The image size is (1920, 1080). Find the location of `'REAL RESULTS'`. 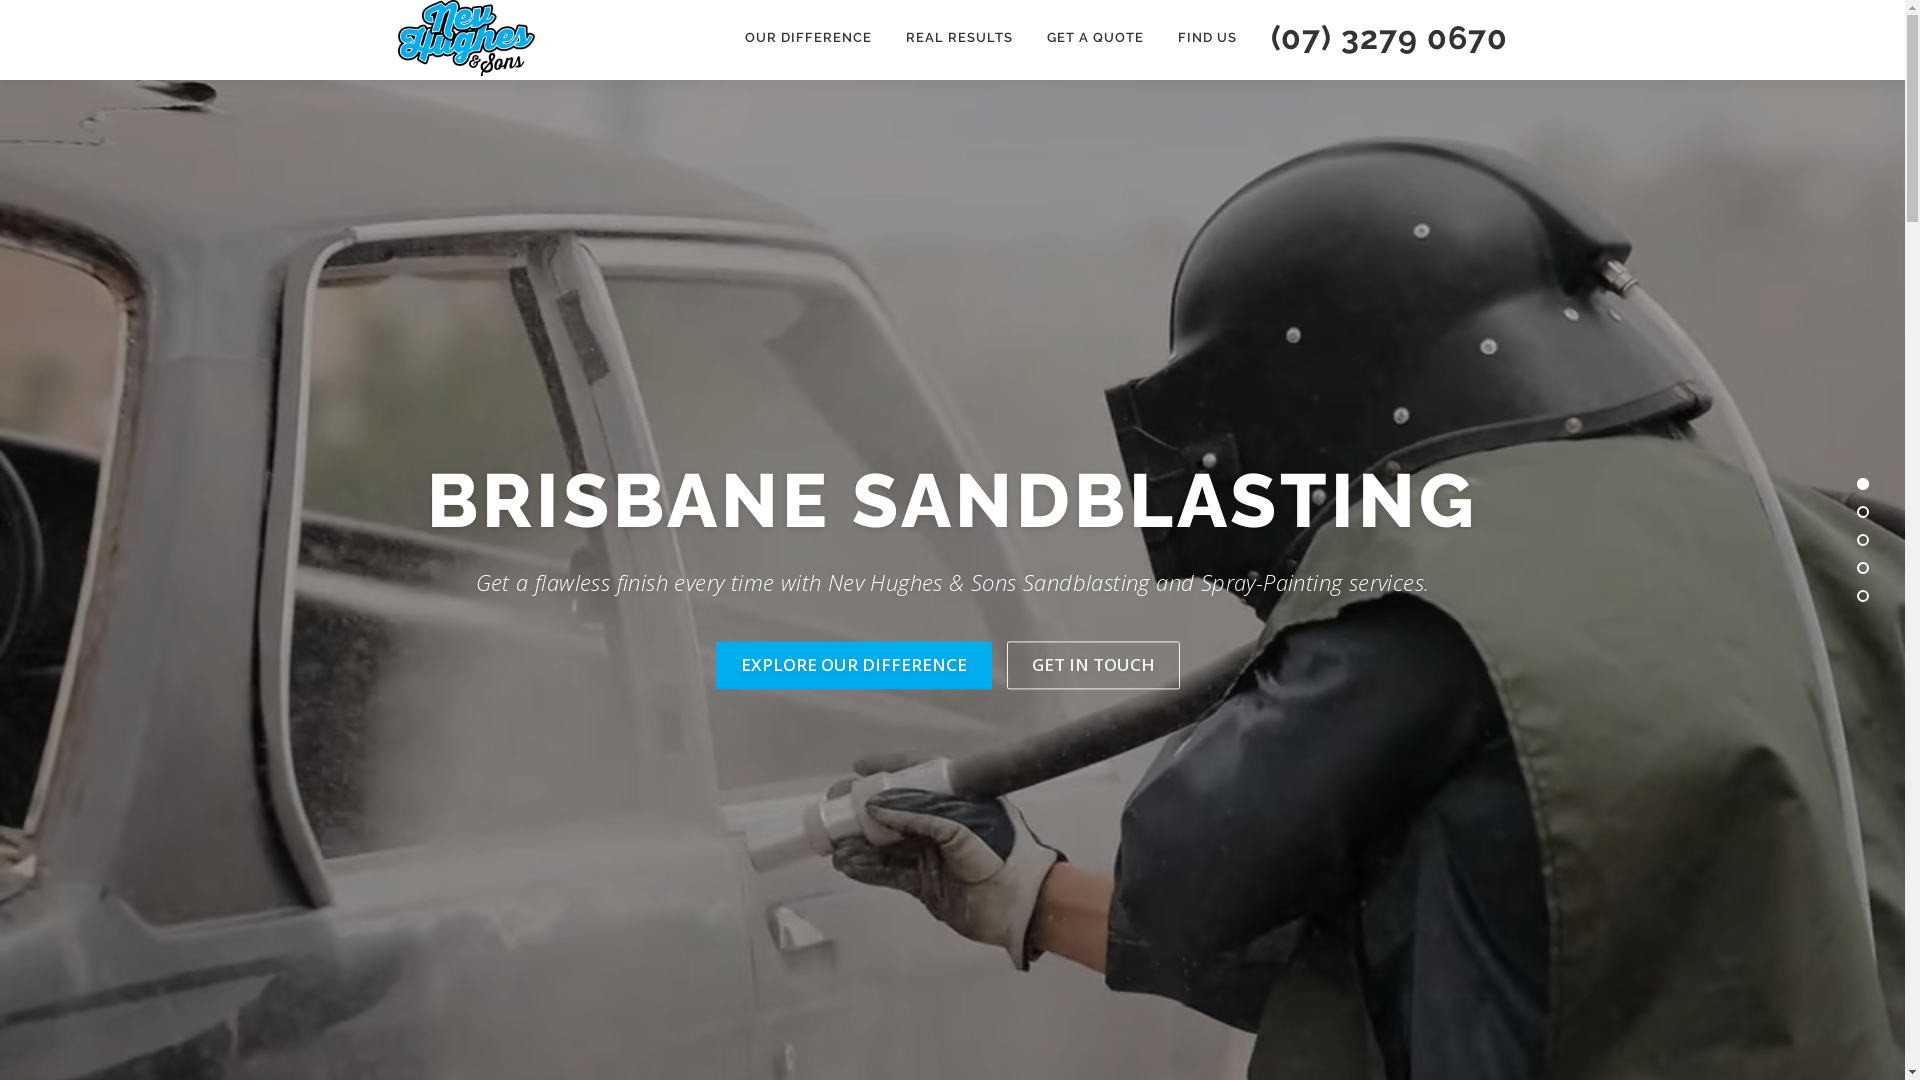

'REAL RESULTS' is located at coordinates (957, 37).